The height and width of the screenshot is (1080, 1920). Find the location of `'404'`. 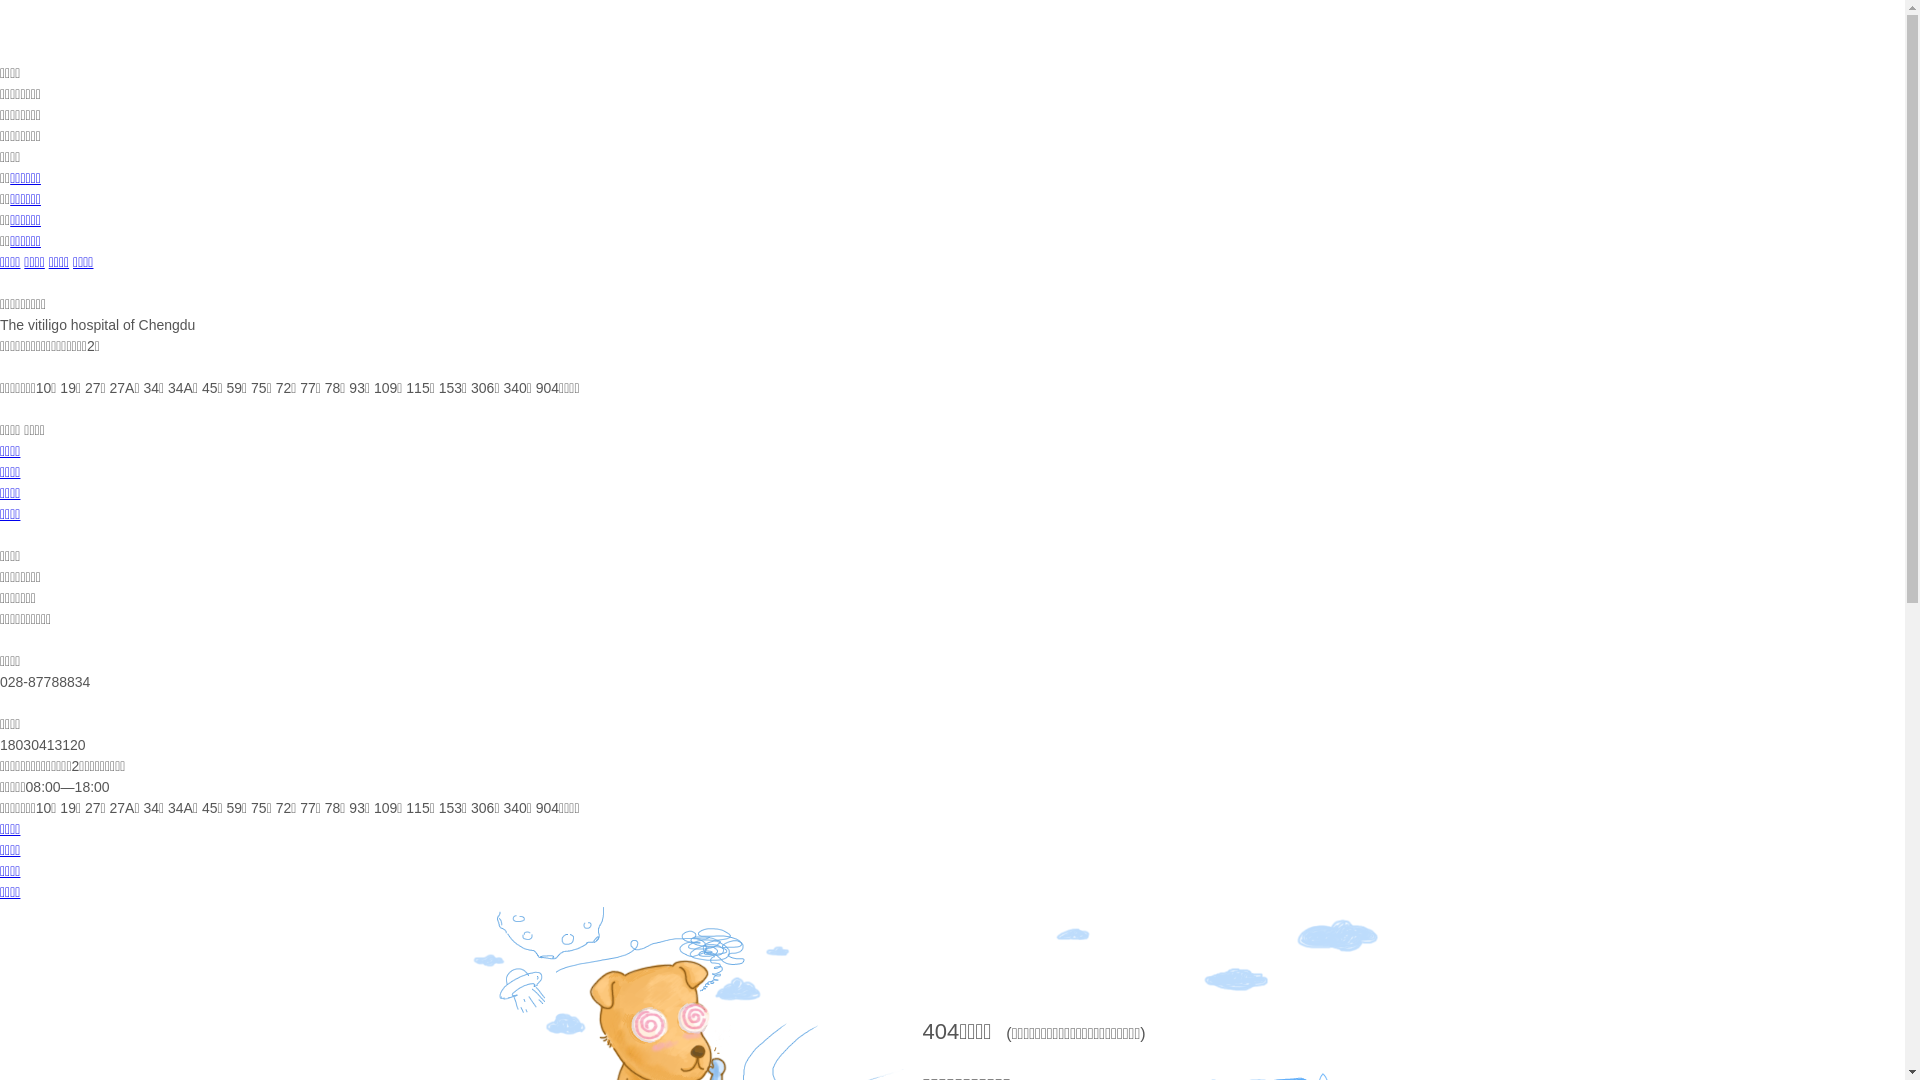

'404' is located at coordinates (939, 1031).